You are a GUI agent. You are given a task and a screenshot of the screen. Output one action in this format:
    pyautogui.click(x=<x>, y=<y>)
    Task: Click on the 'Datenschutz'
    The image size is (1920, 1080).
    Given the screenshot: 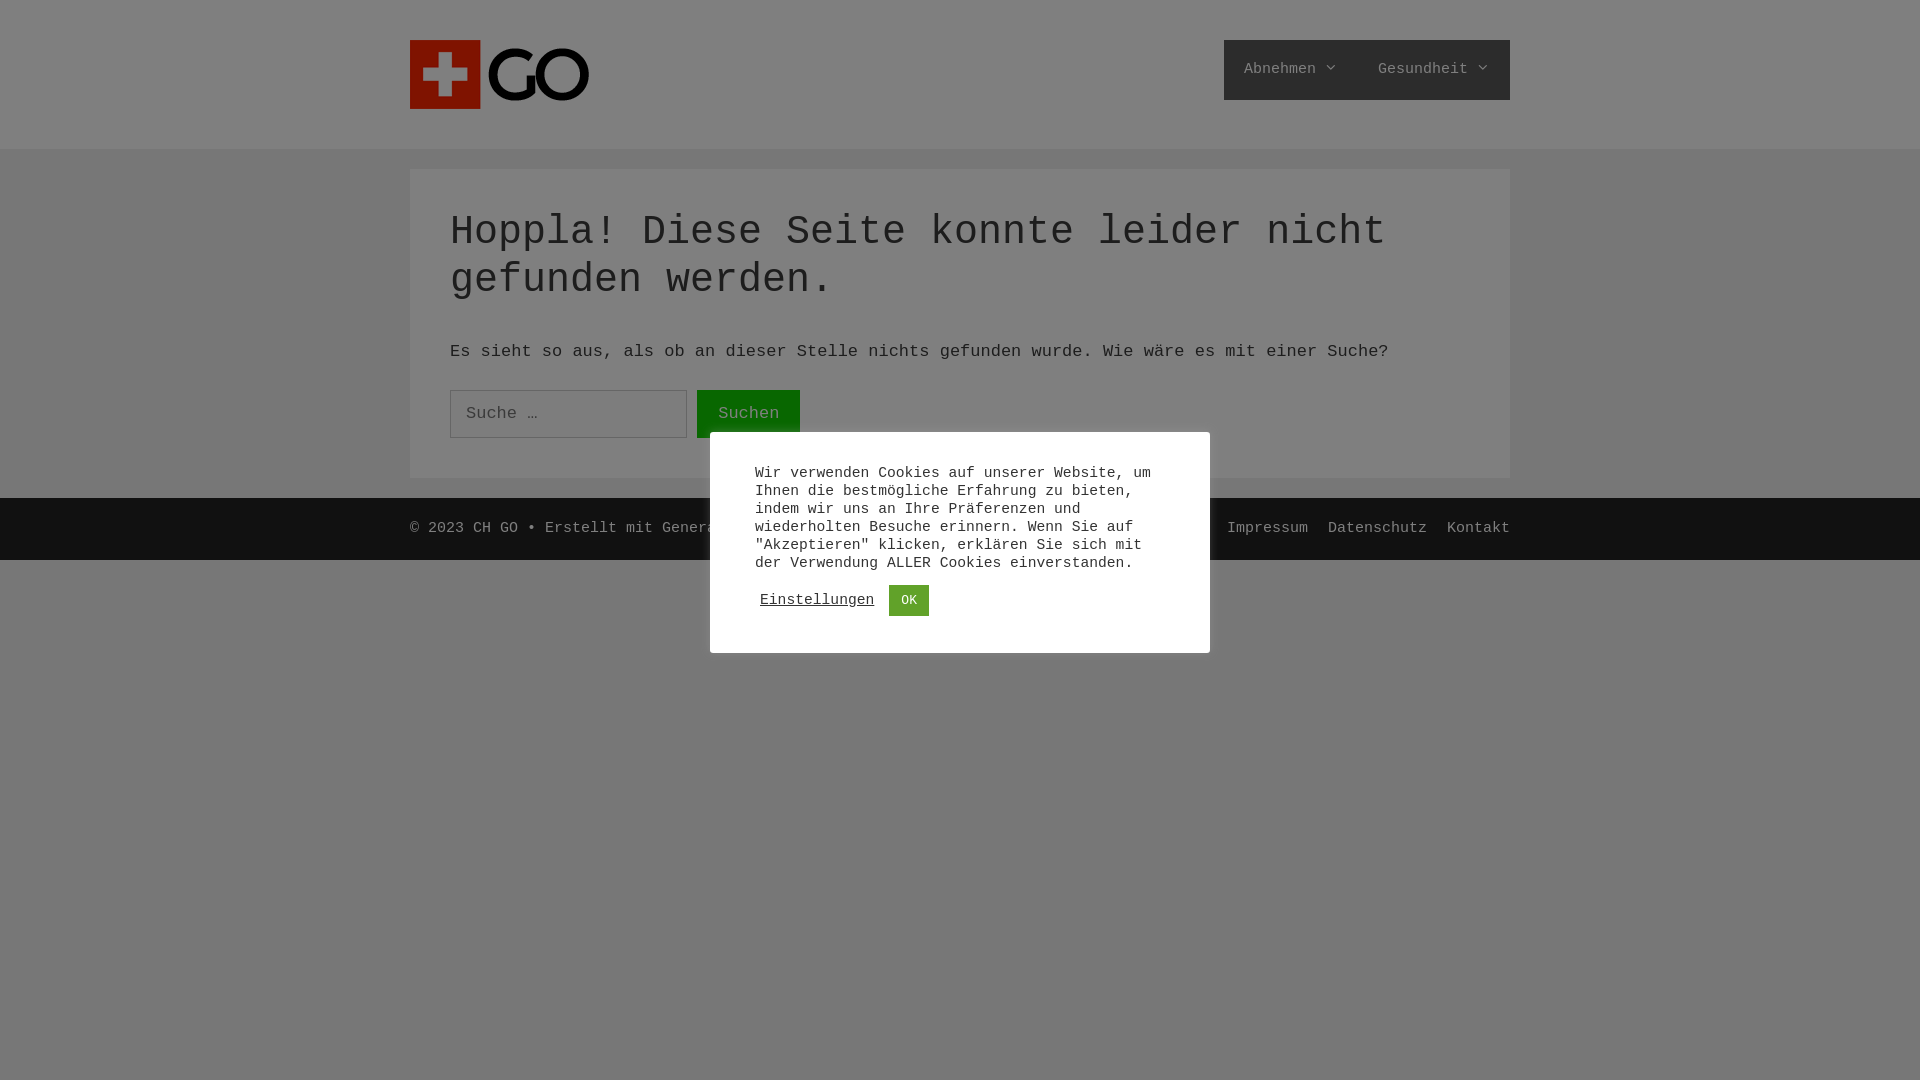 What is the action you would take?
    pyautogui.click(x=1376, y=527)
    